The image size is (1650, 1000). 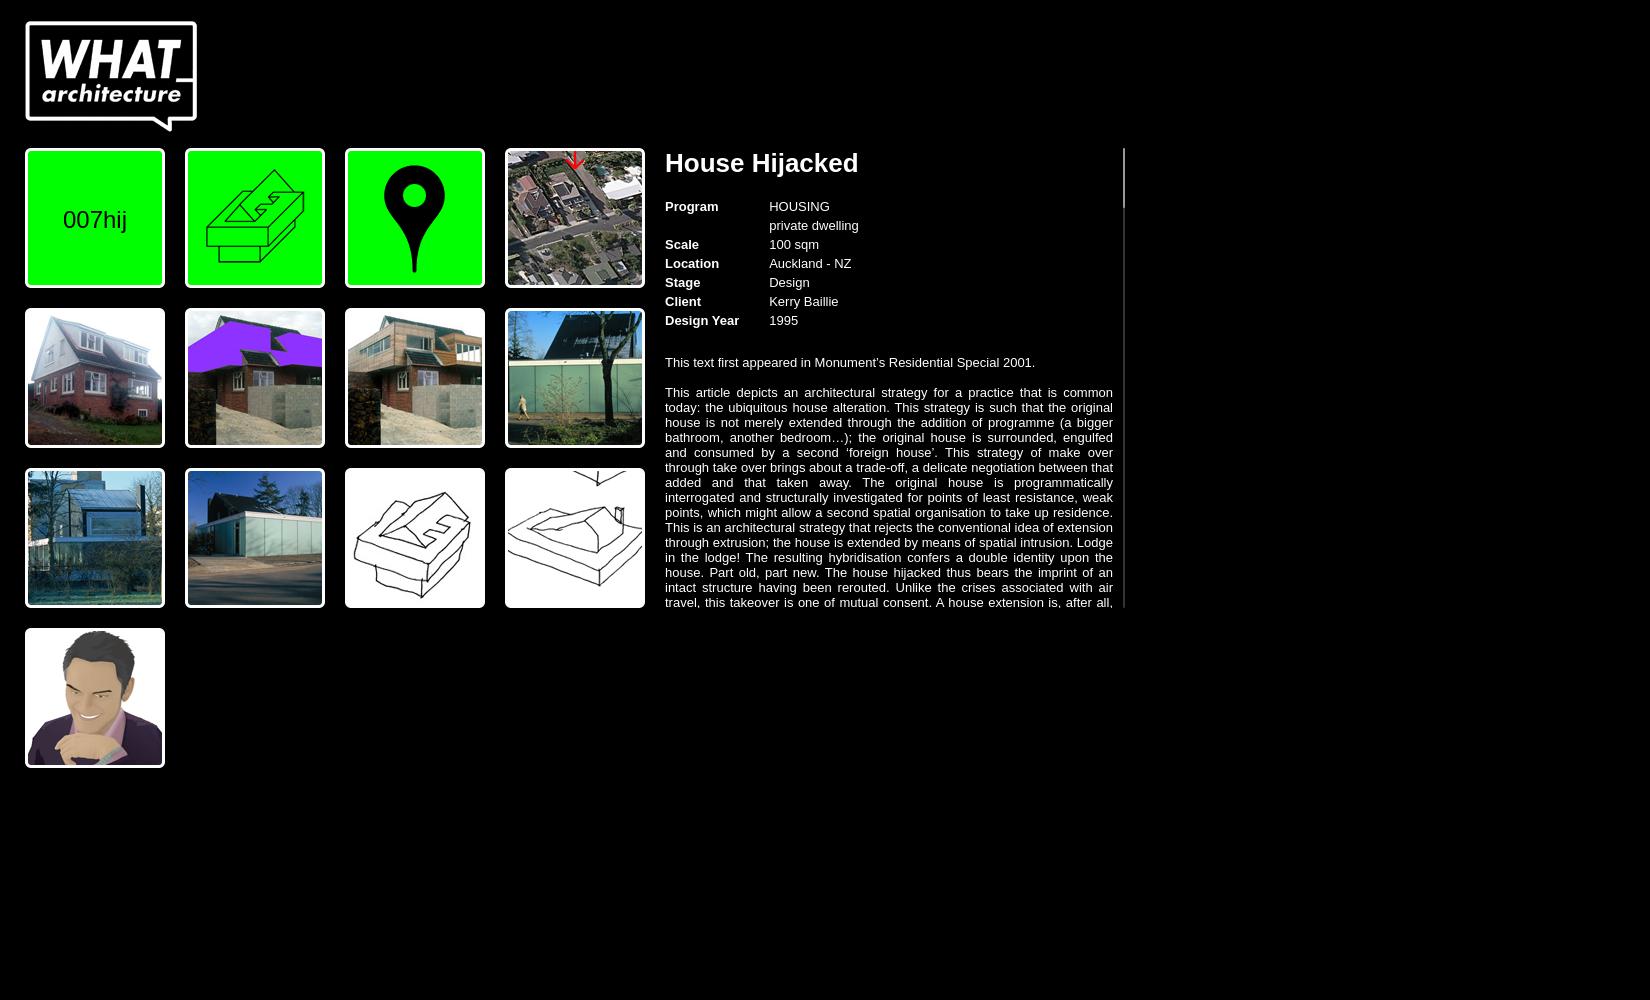 I want to click on 'Design', so click(x=788, y=282).